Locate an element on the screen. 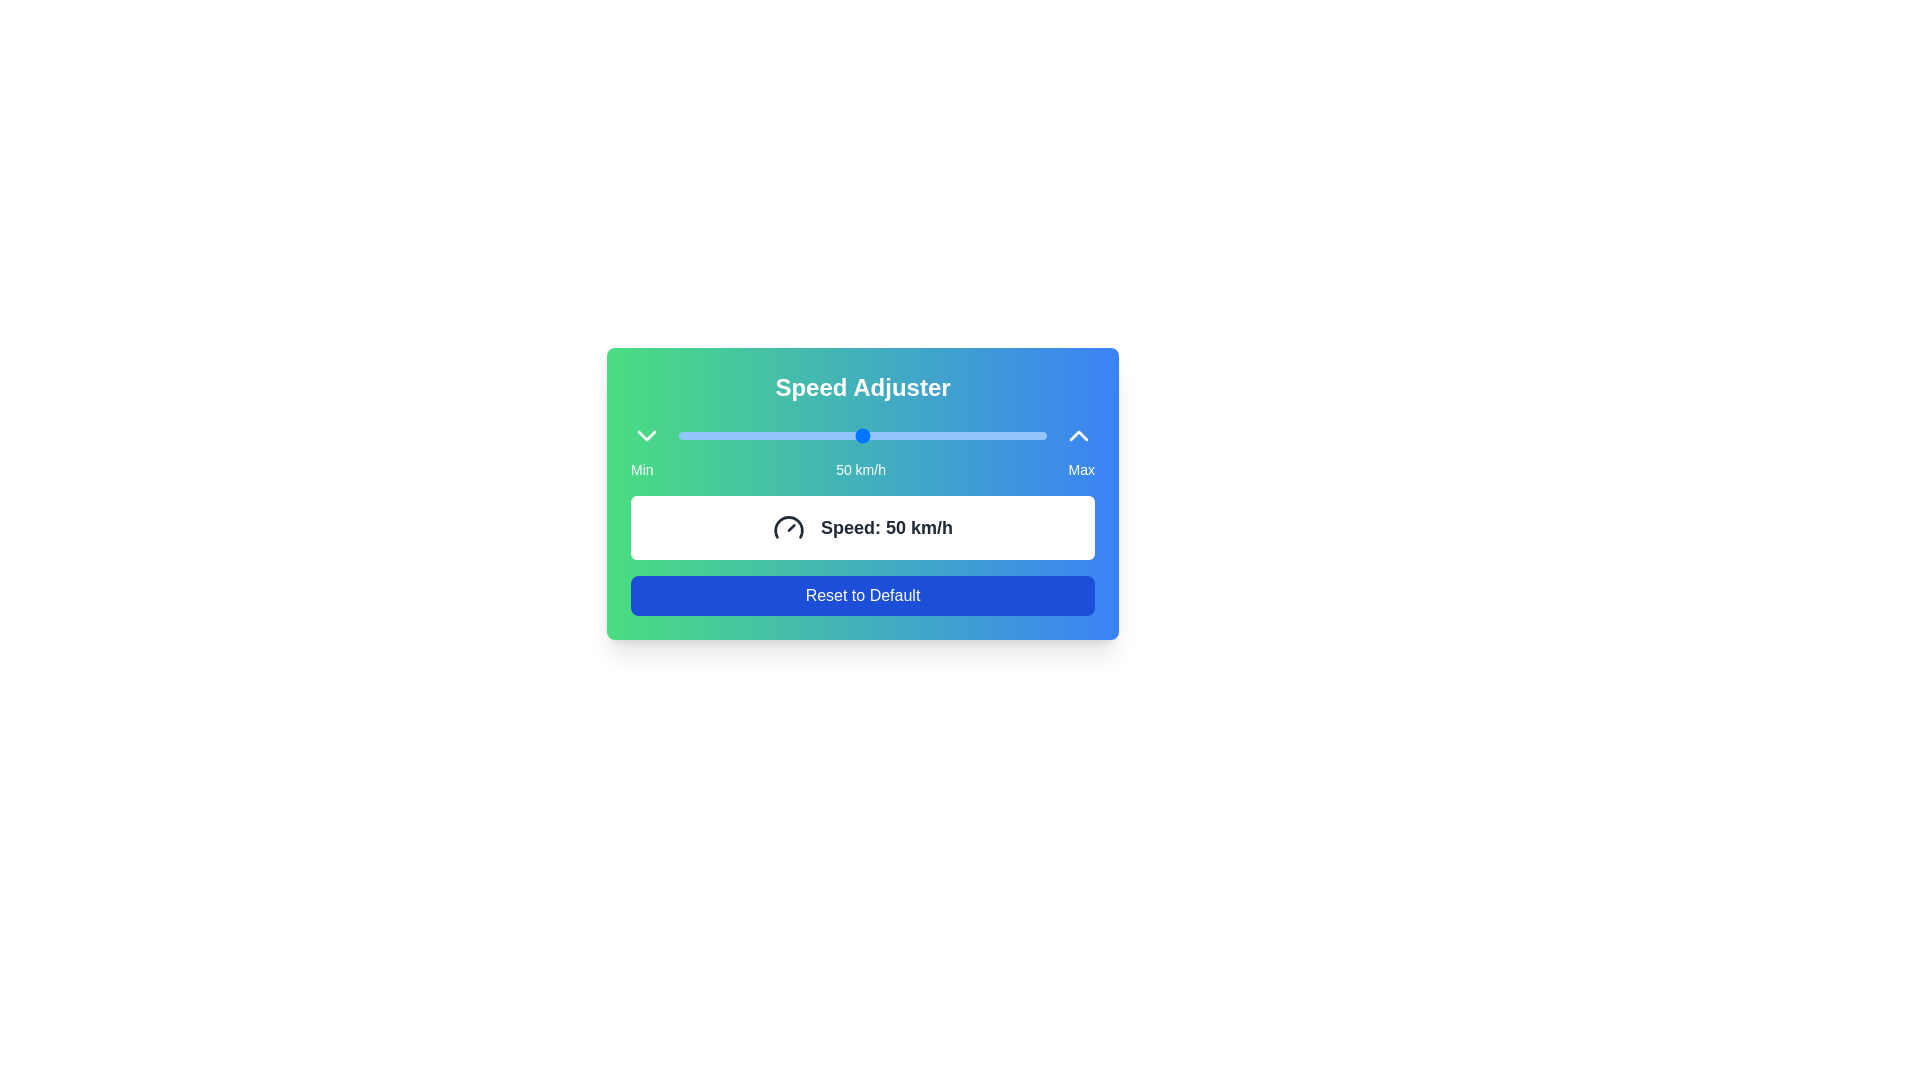 The height and width of the screenshot is (1080, 1920). the Static Label displaying 'Max' in white on a blue background, located at the bottom-right of the gradient card for the 'Speed Adjuster' interface is located at coordinates (1080, 470).